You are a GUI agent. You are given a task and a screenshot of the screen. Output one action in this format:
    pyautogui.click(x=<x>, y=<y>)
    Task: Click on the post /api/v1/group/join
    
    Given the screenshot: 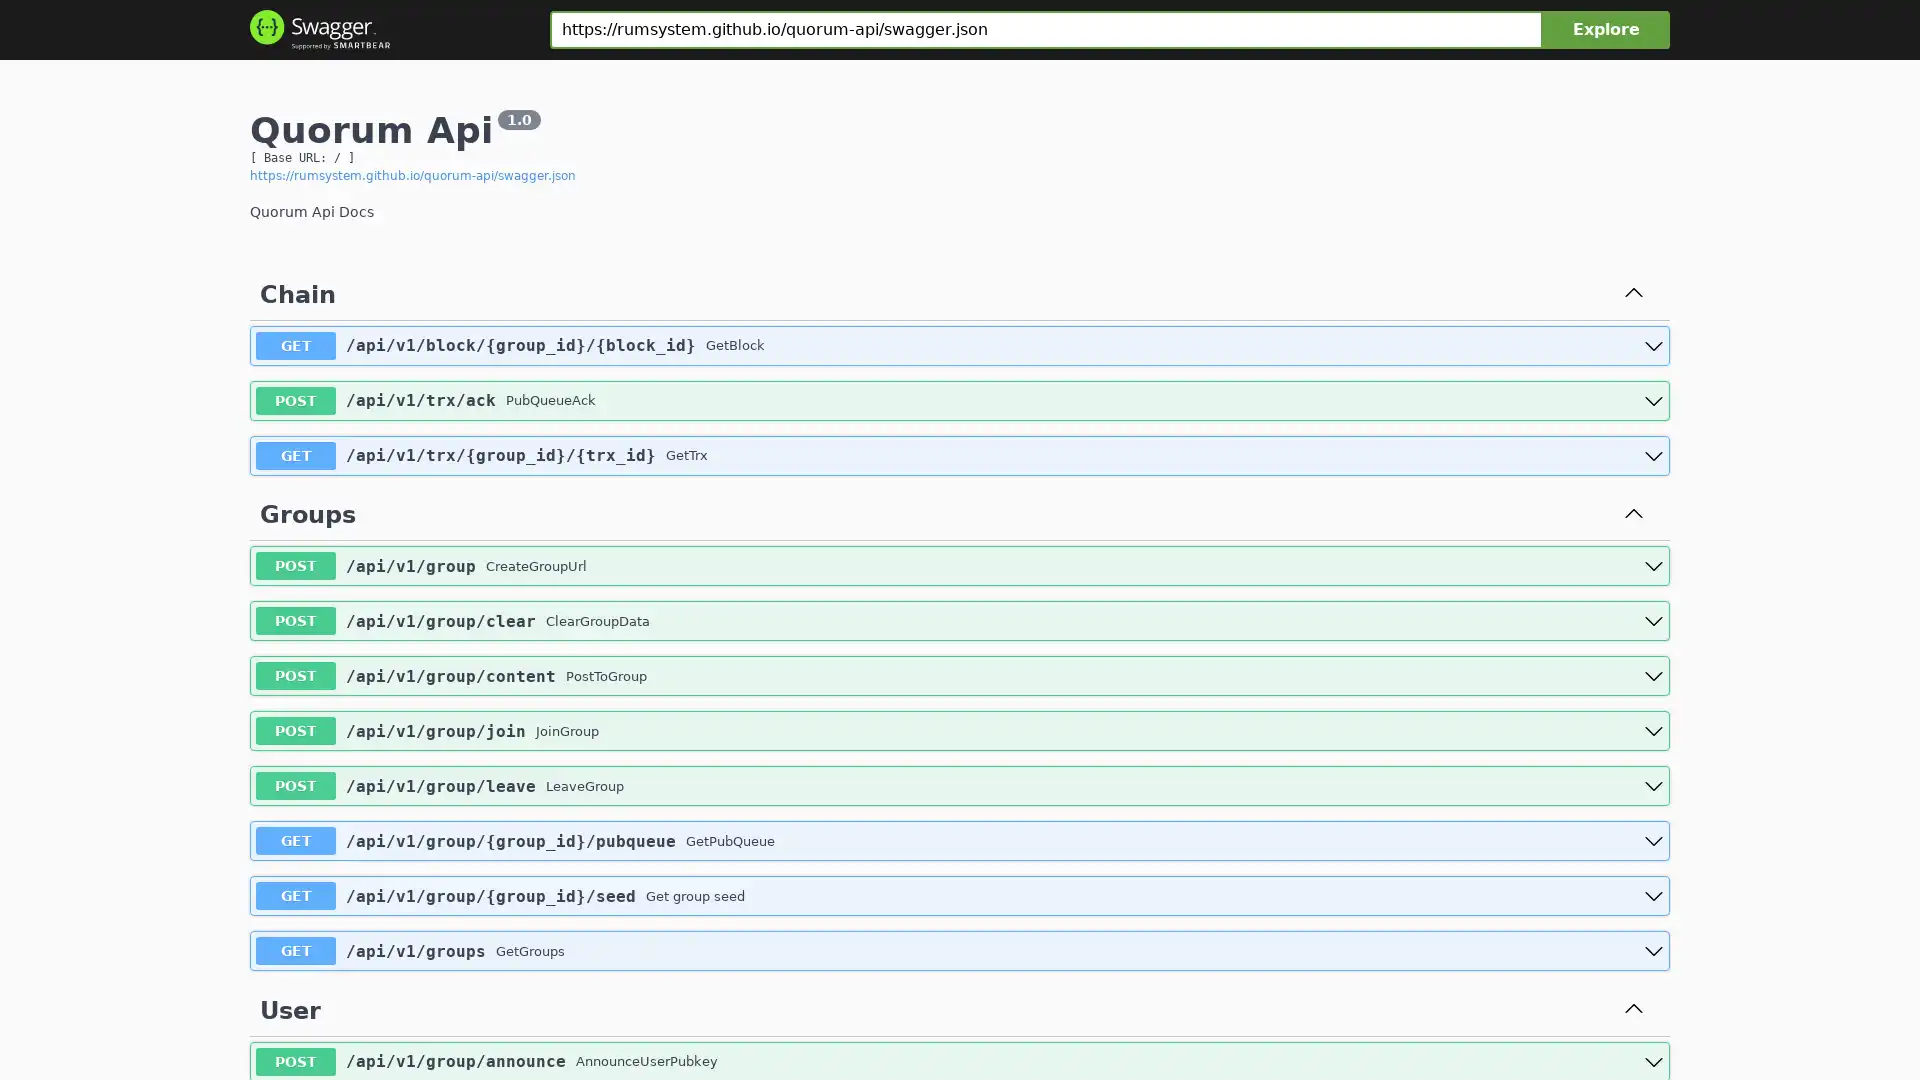 What is the action you would take?
    pyautogui.click(x=960, y=731)
    